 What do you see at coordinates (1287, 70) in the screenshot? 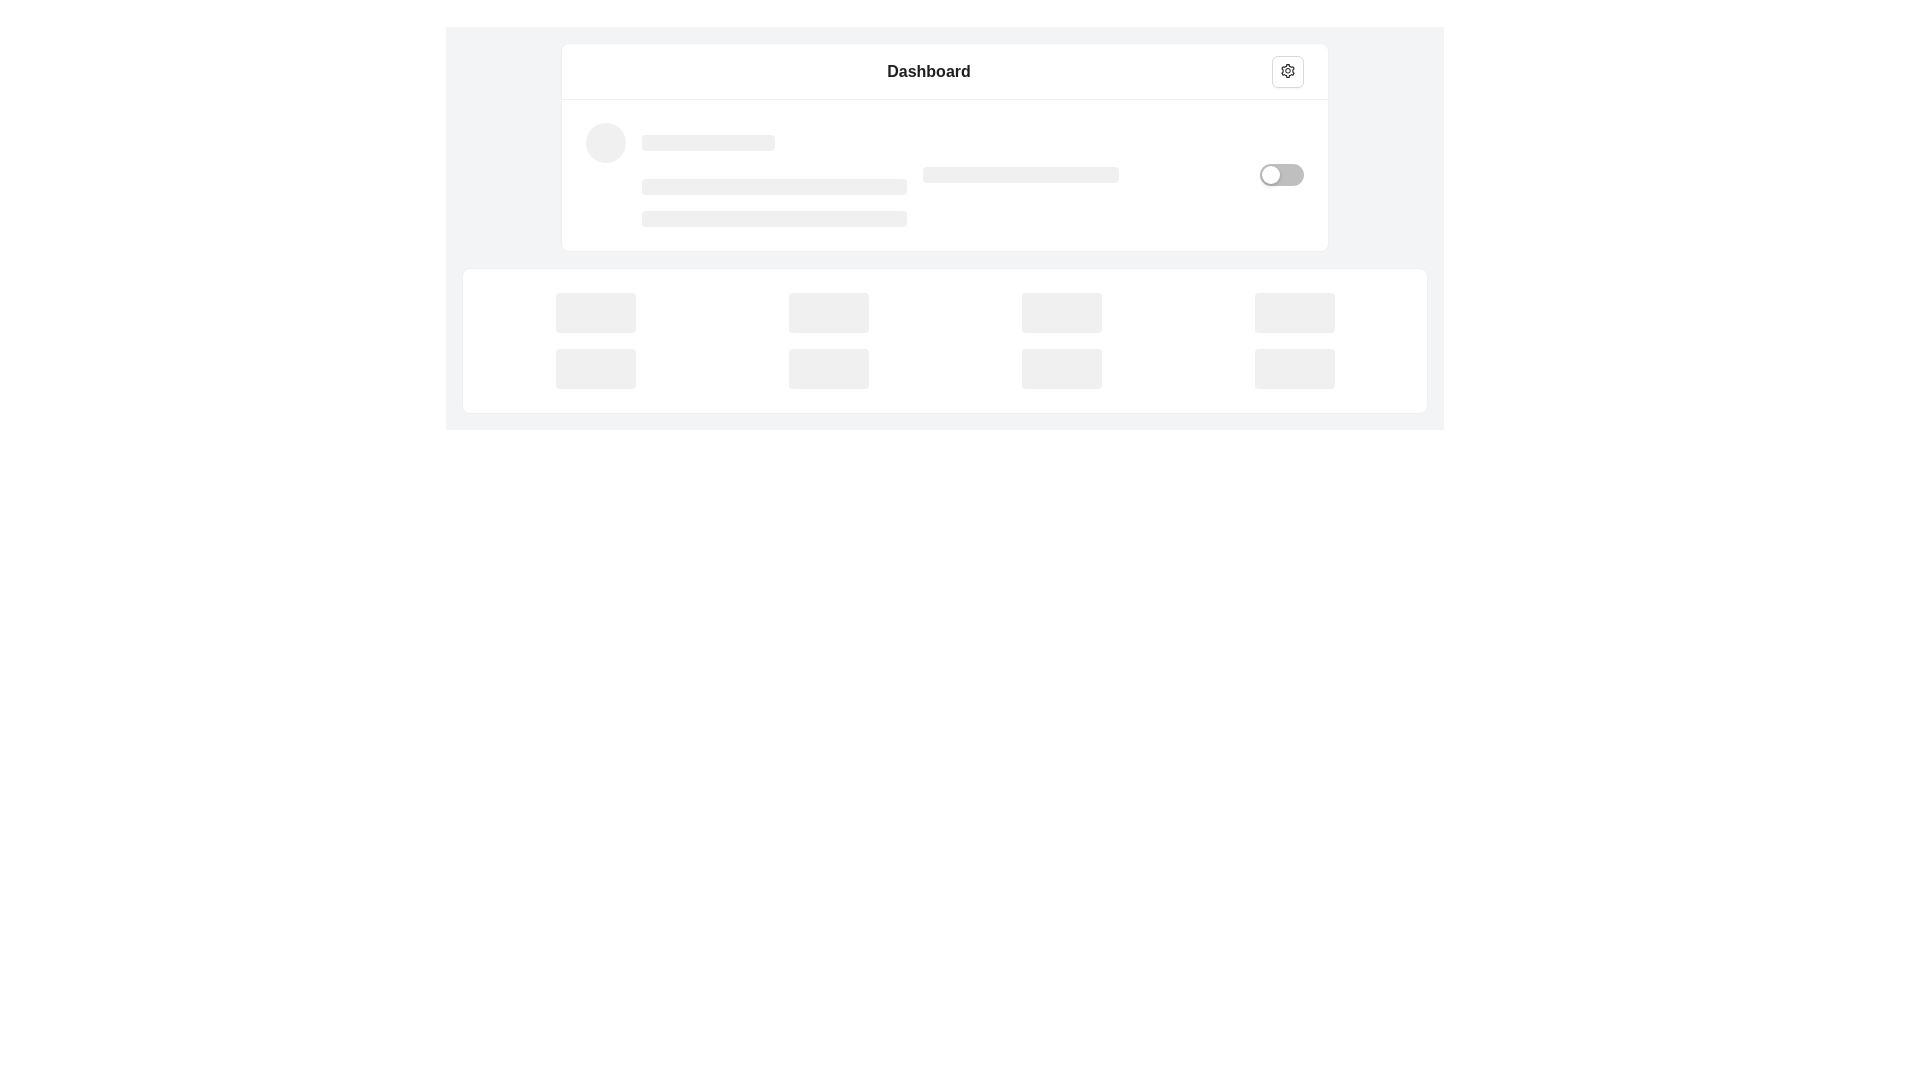
I see `the gear-like icon in the upper-right corner of the header bar` at bounding box center [1287, 70].